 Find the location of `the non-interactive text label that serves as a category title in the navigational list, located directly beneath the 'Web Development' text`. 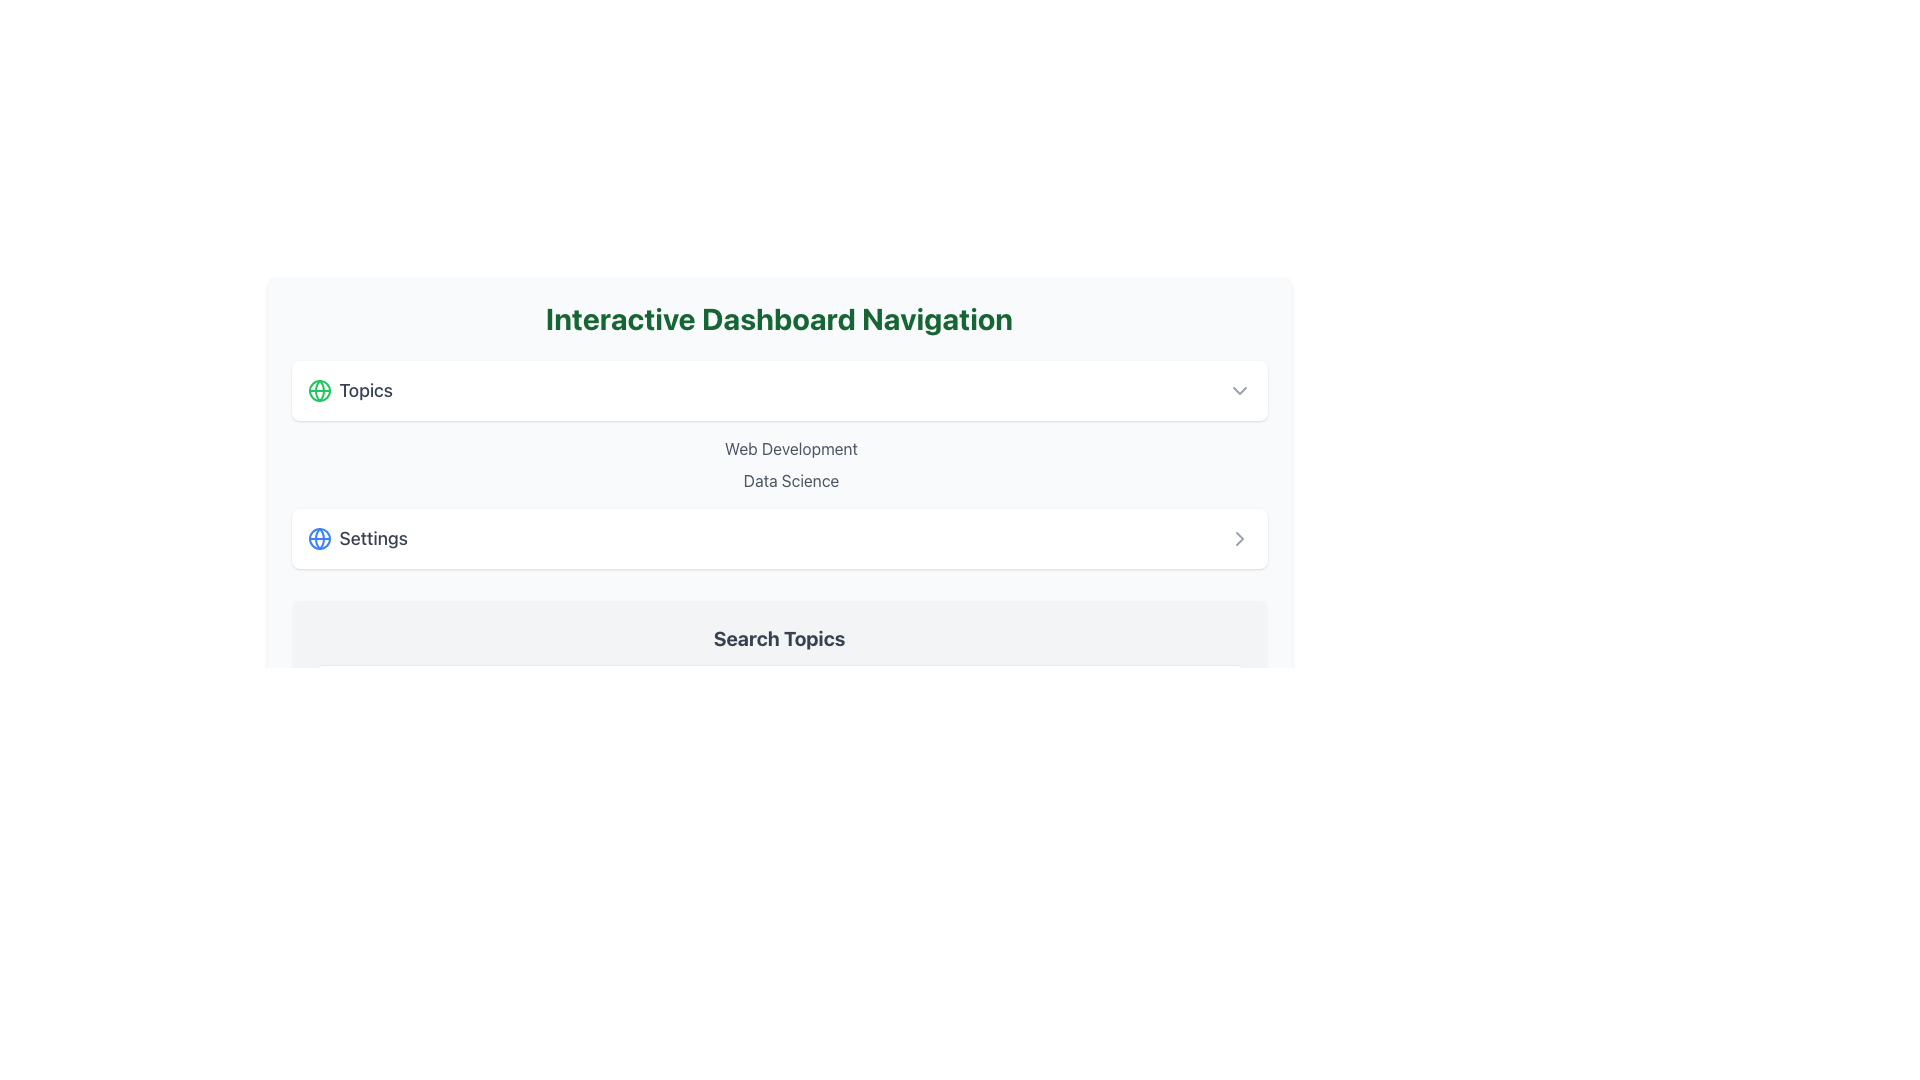

the non-interactive text label that serves as a category title in the navigational list, located directly beneath the 'Web Development' text is located at coordinates (790, 481).